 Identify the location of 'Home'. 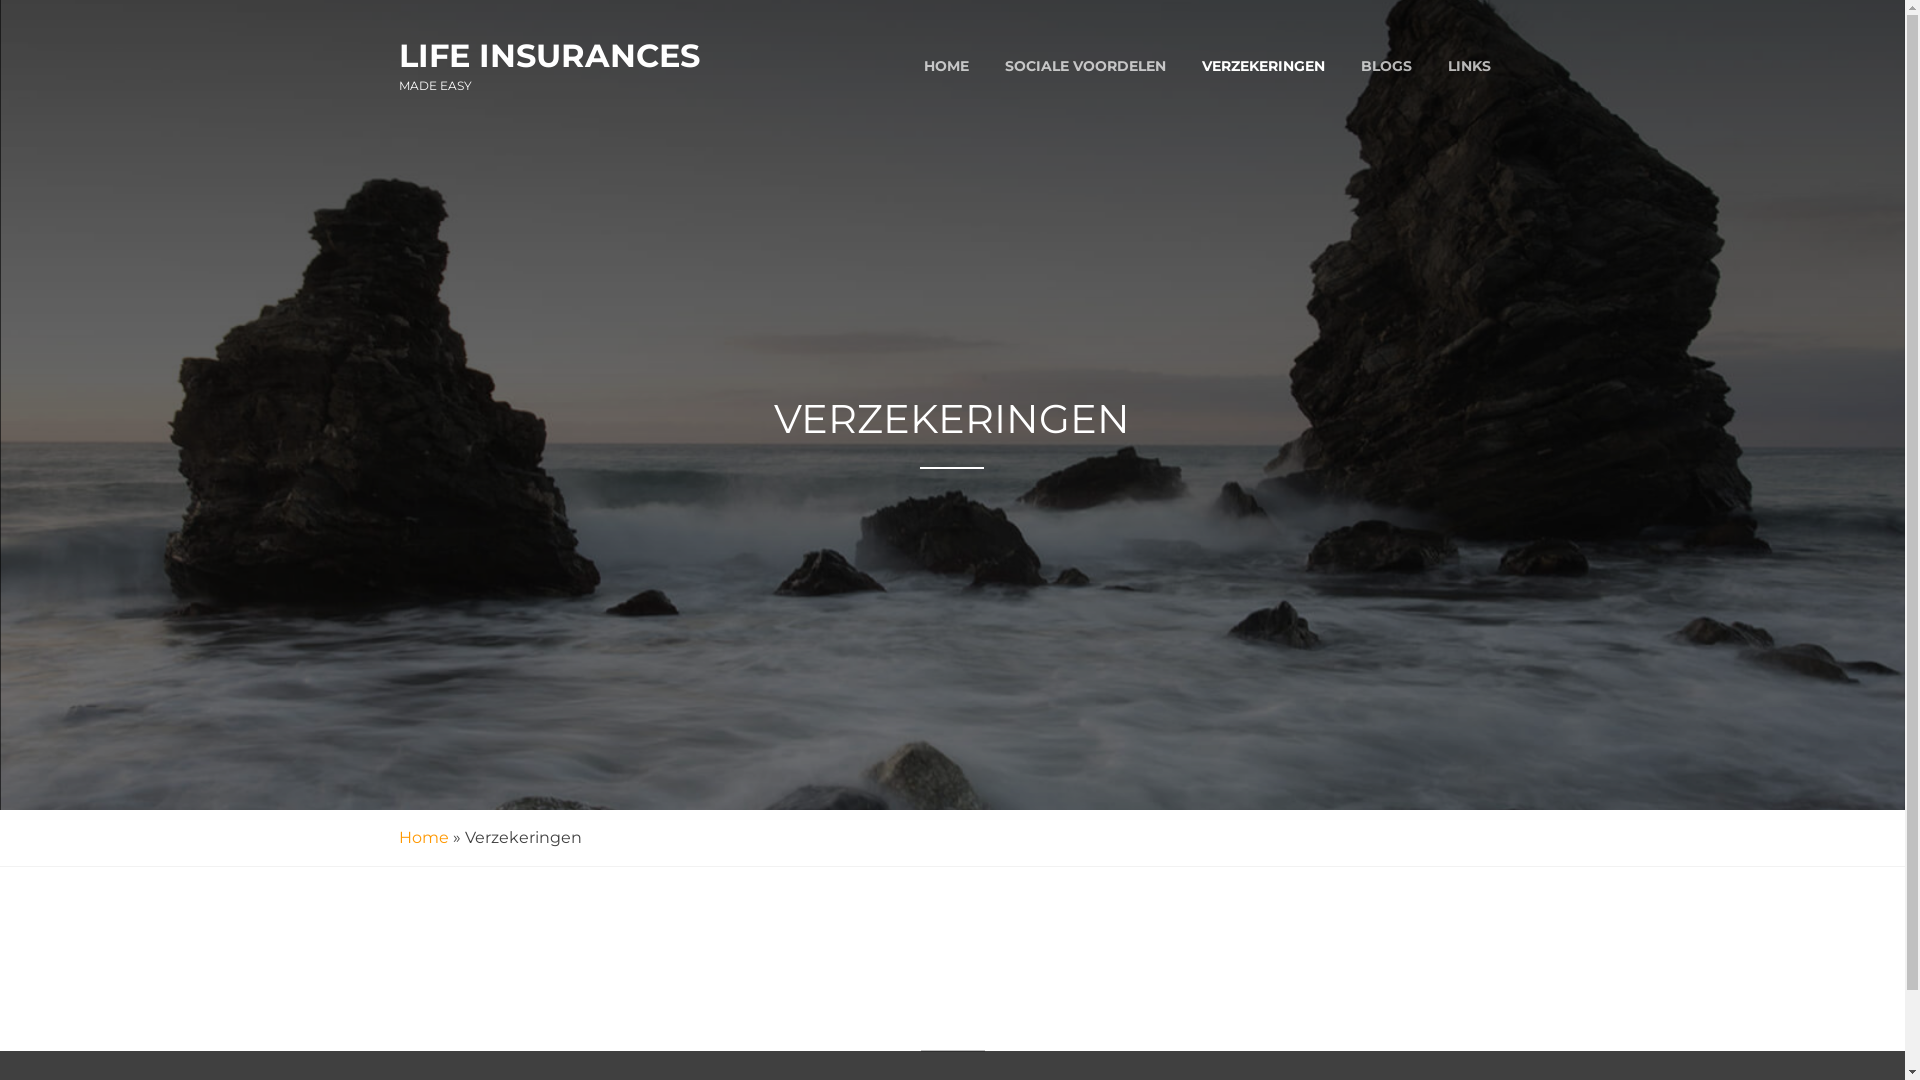
(398, 837).